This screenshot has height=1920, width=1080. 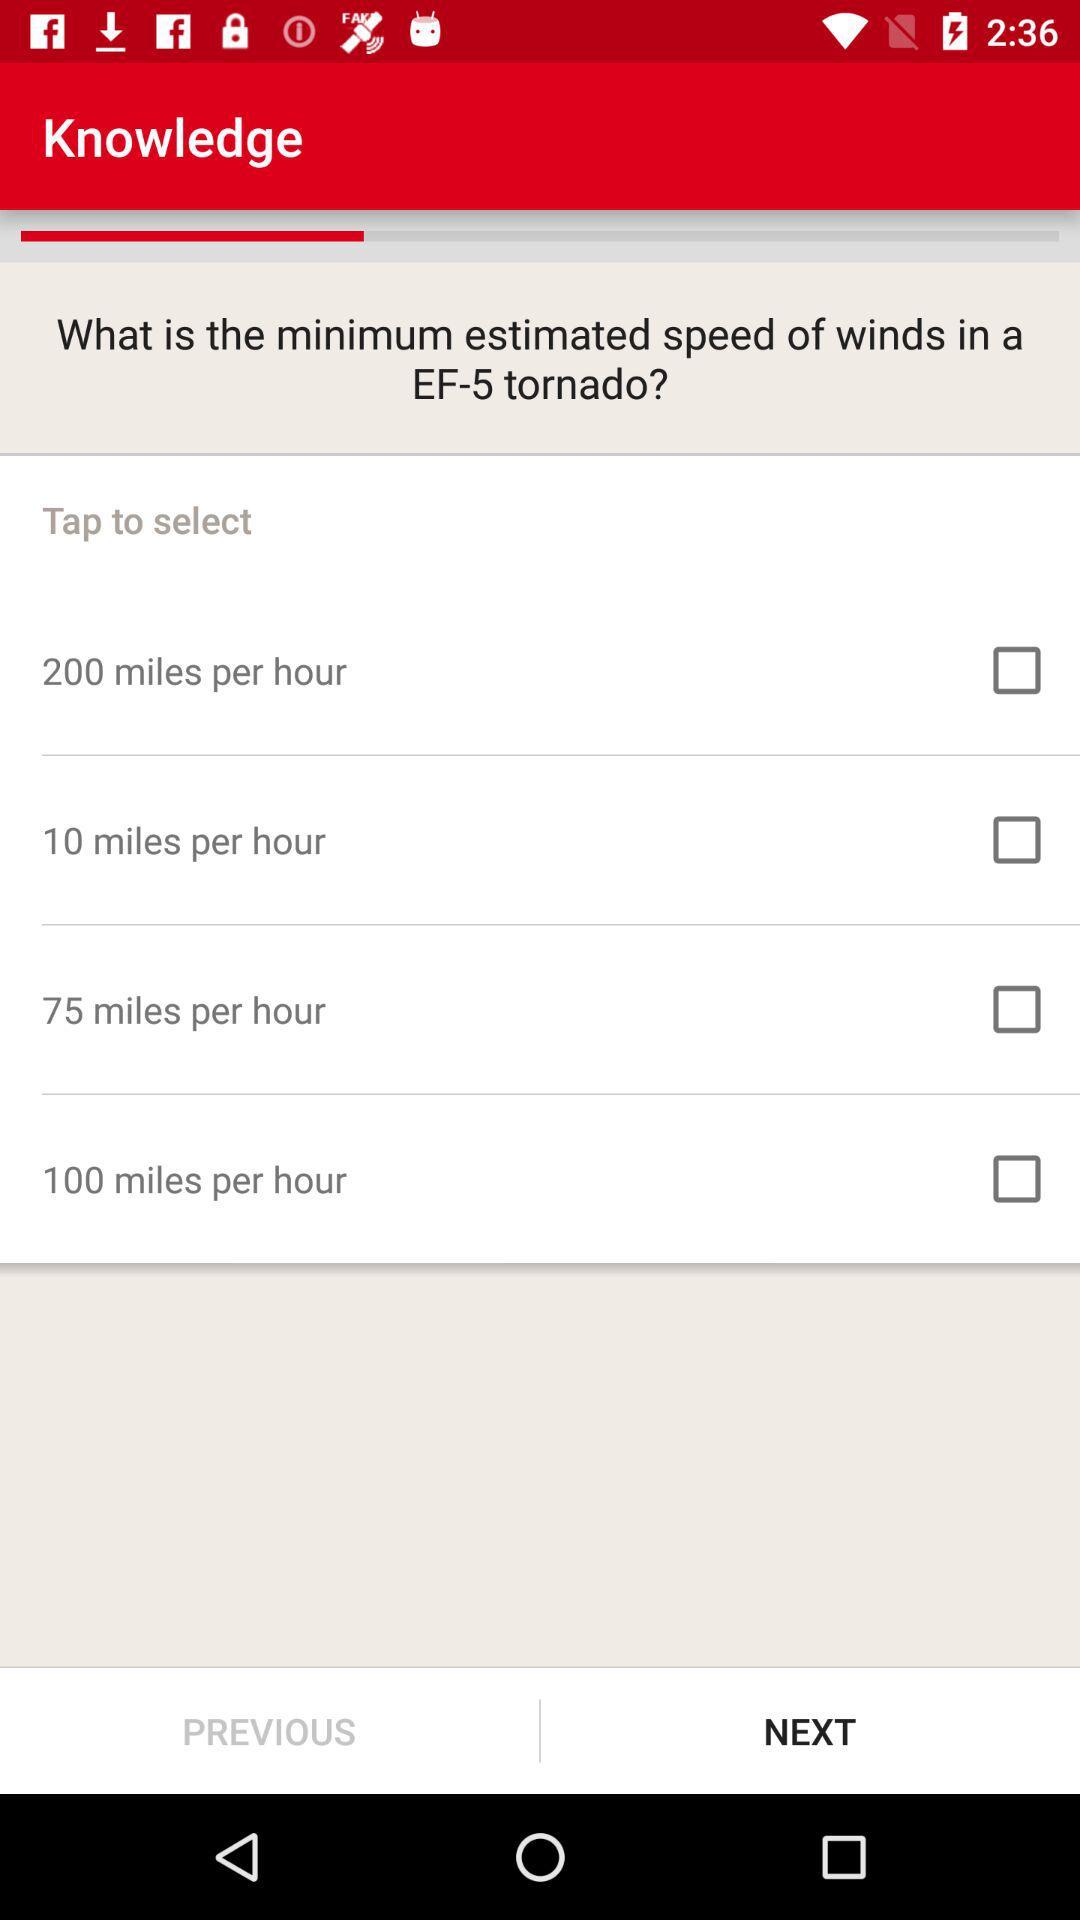 I want to click on next at the bottom right corner, so click(x=810, y=1730).